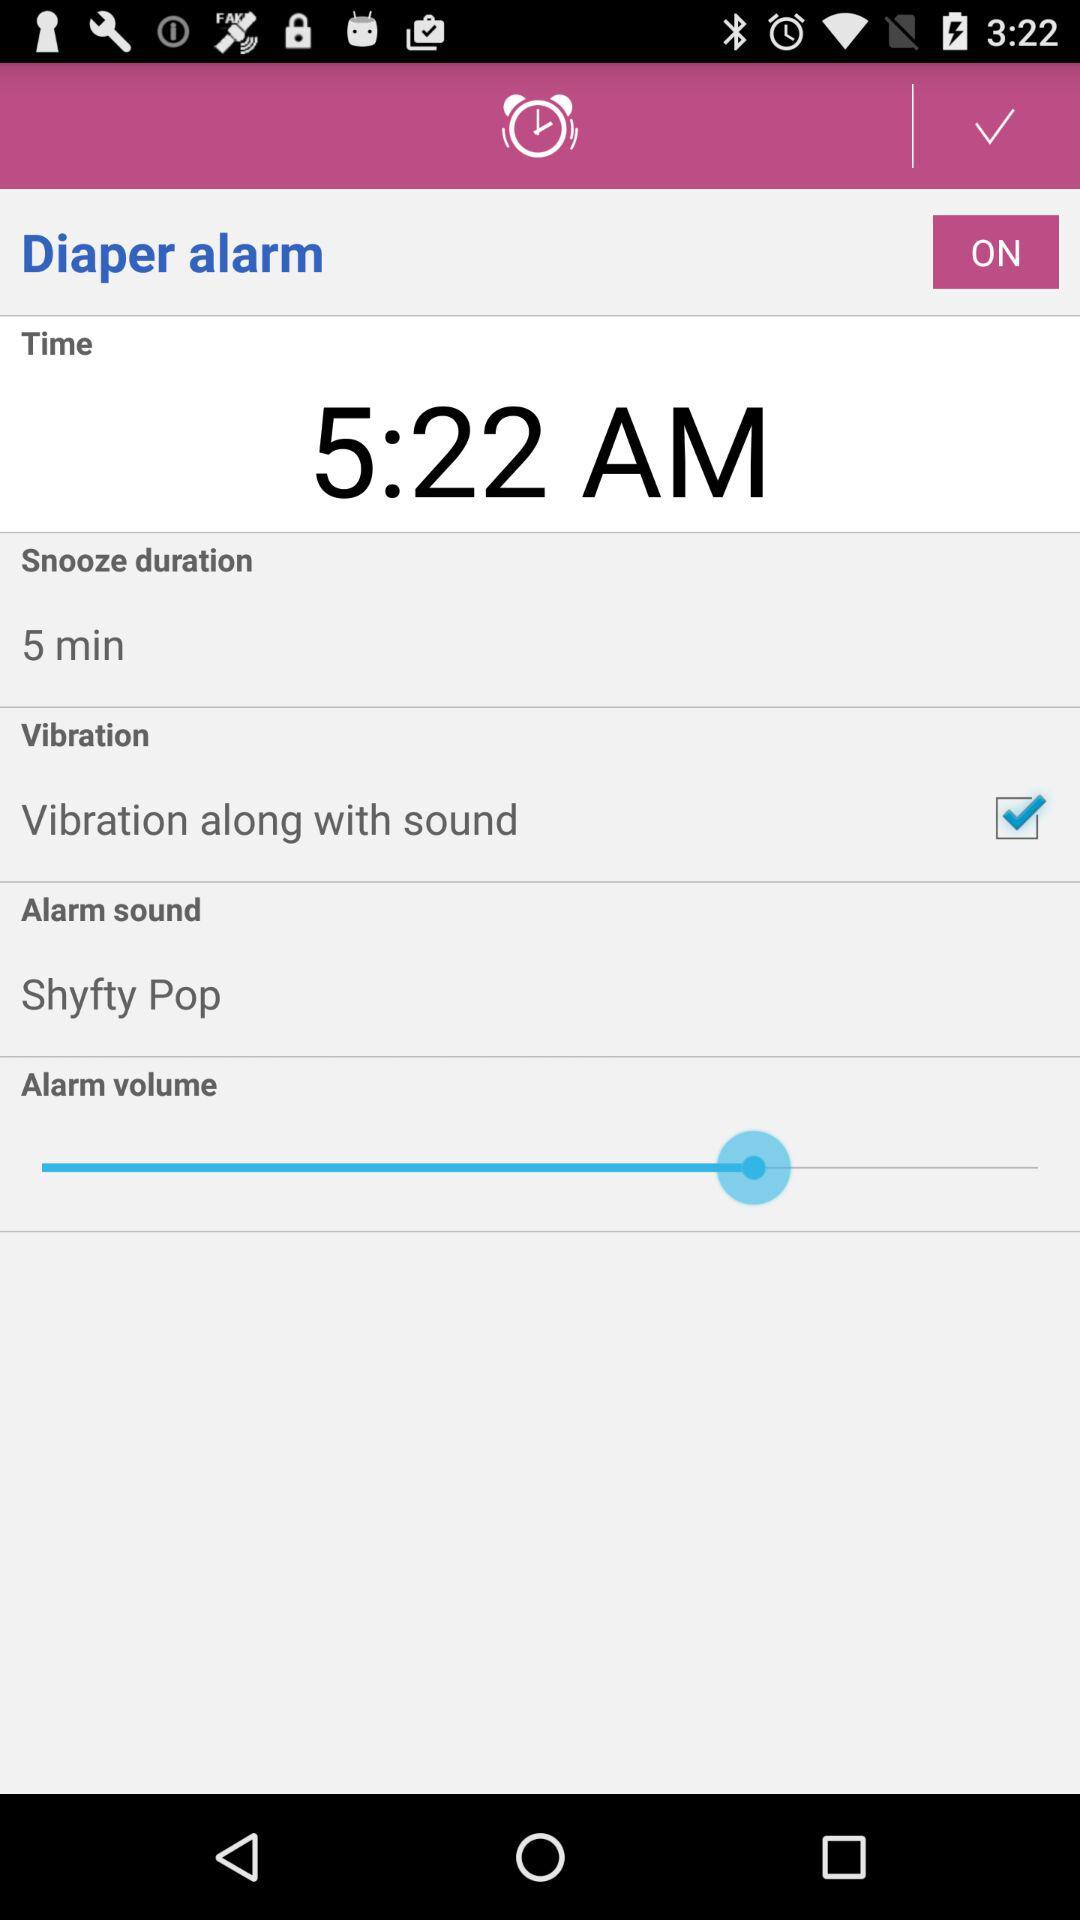 Image resolution: width=1080 pixels, height=1920 pixels. Describe the element at coordinates (1017, 818) in the screenshot. I see `option vibration along with sound` at that location.